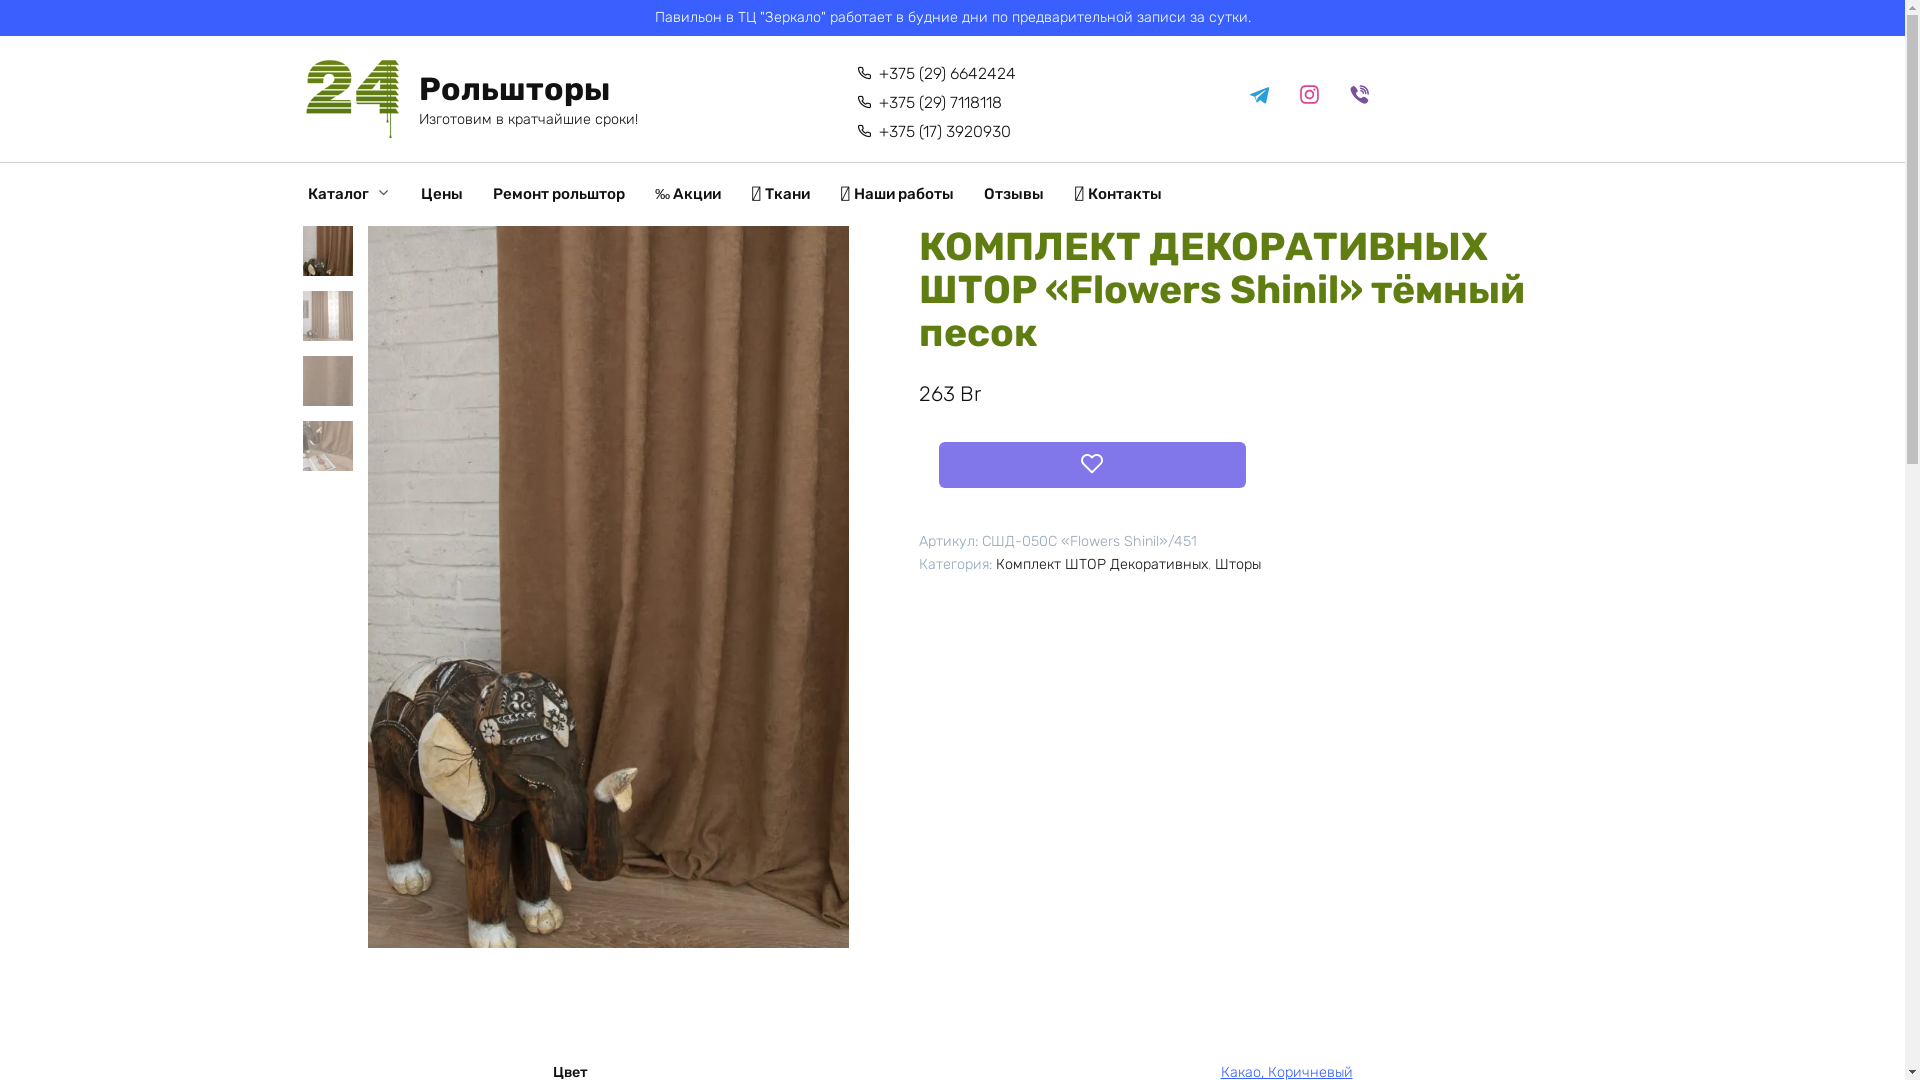 Image resolution: width=1920 pixels, height=1080 pixels. What do you see at coordinates (857, 103) in the screenshot?
I see `'+375 (29) 7118118'` at bounding box center [857, 103].